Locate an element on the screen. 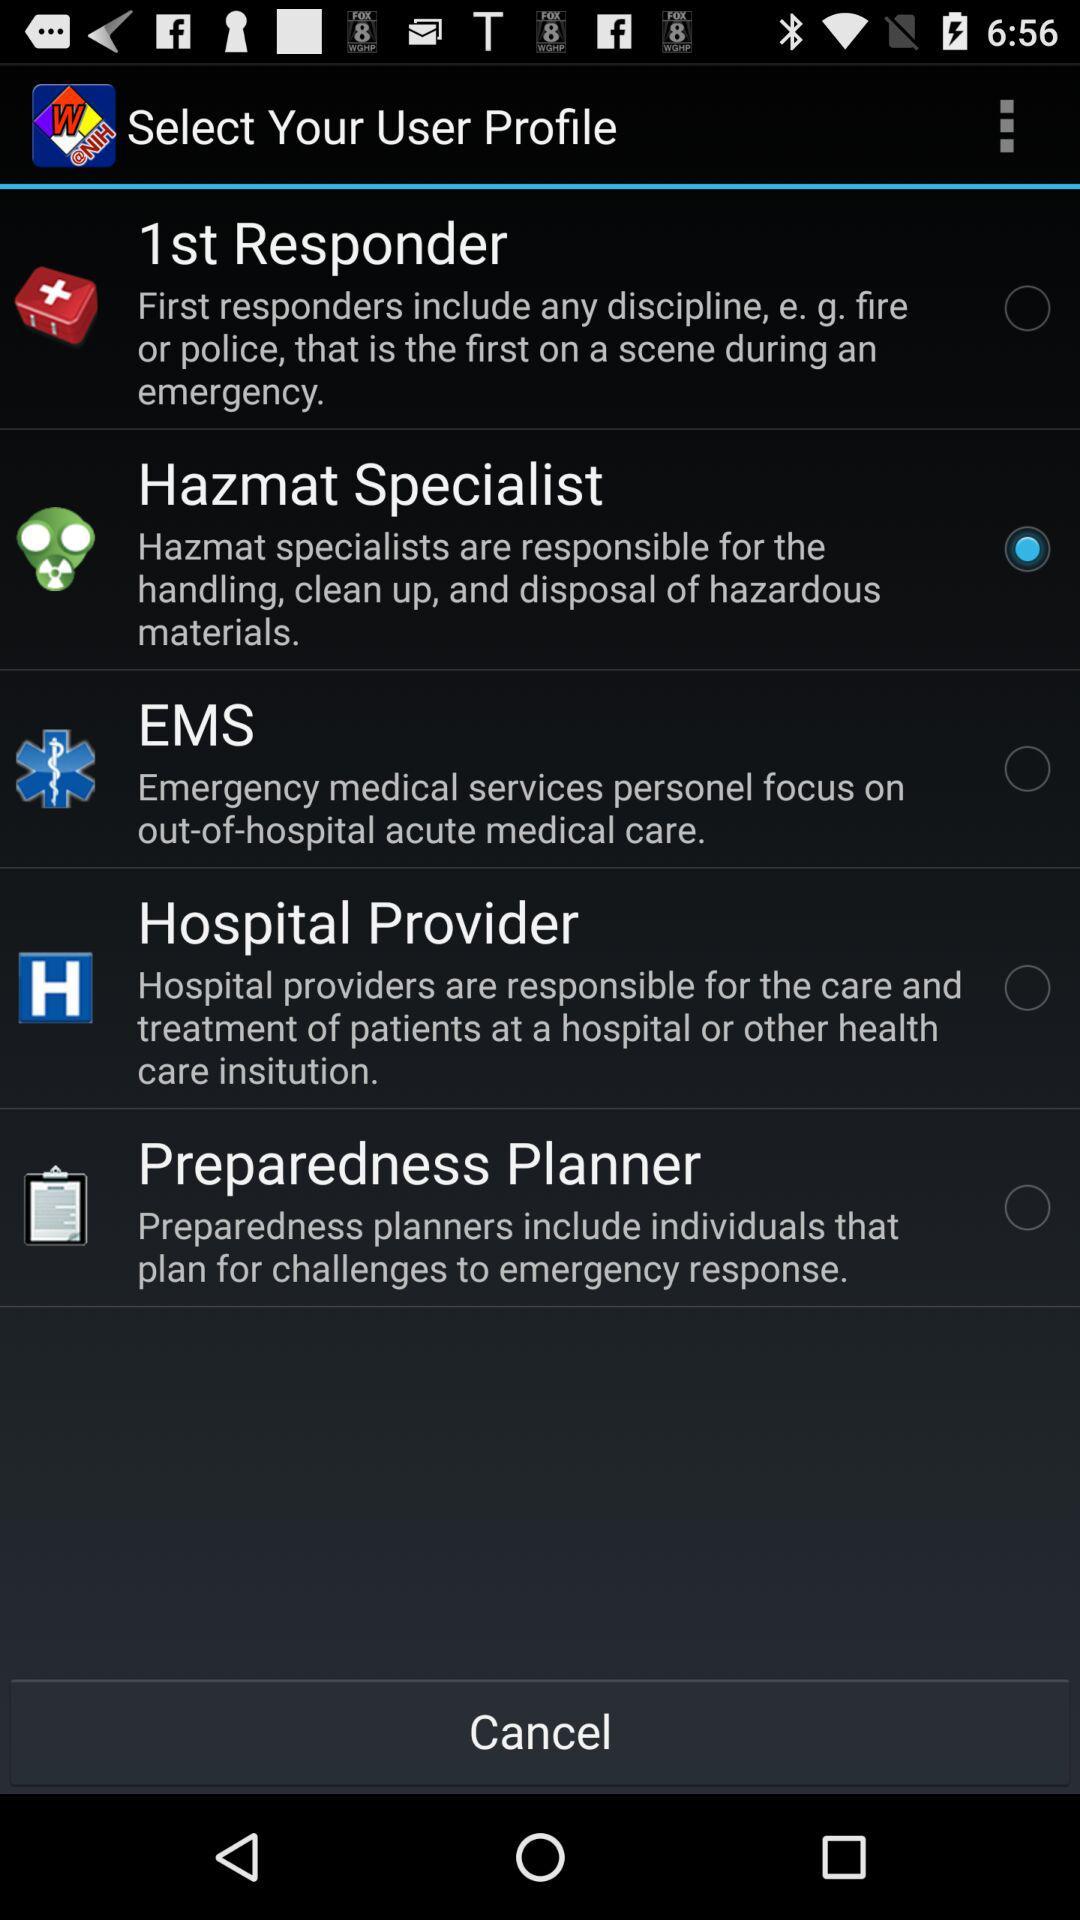  item below select your user item is located at coordinates (321, 240).